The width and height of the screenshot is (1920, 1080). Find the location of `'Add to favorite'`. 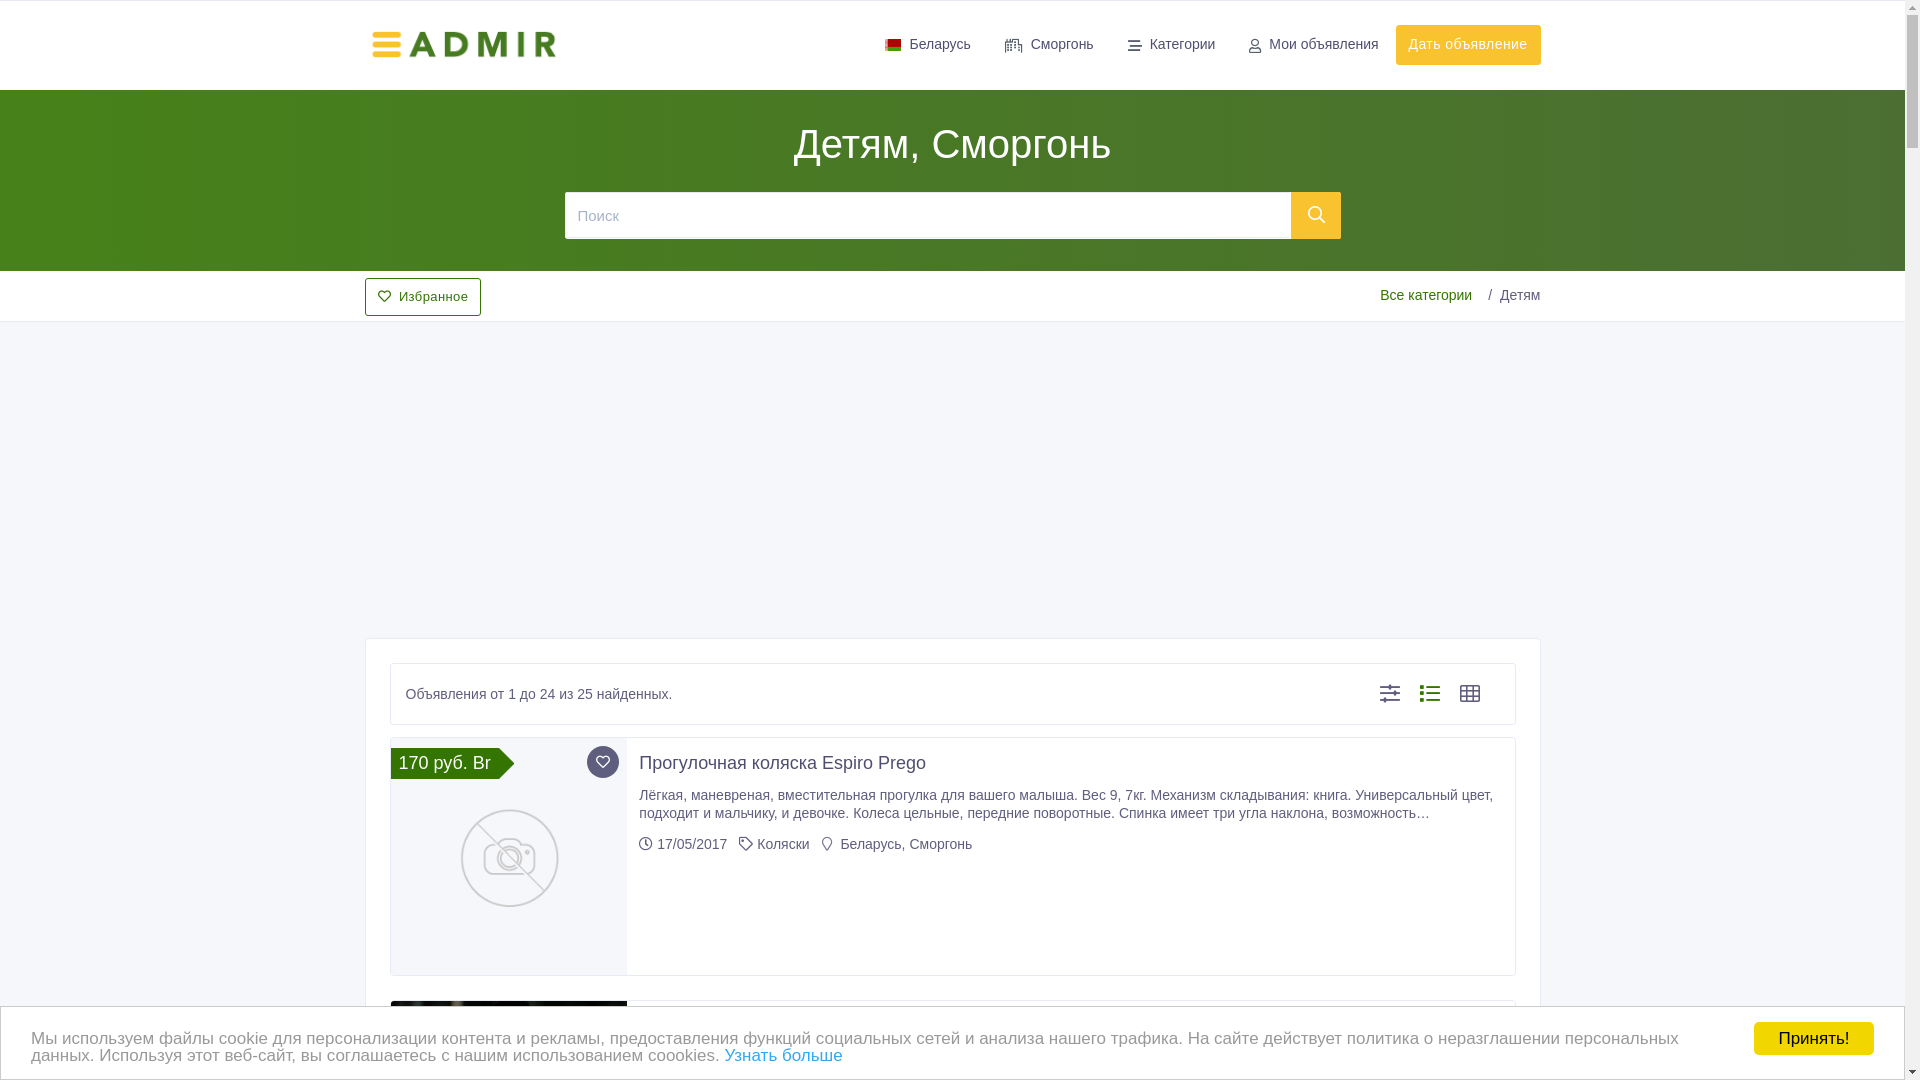

'Add to favorite' is located at coordinates (602, 762).